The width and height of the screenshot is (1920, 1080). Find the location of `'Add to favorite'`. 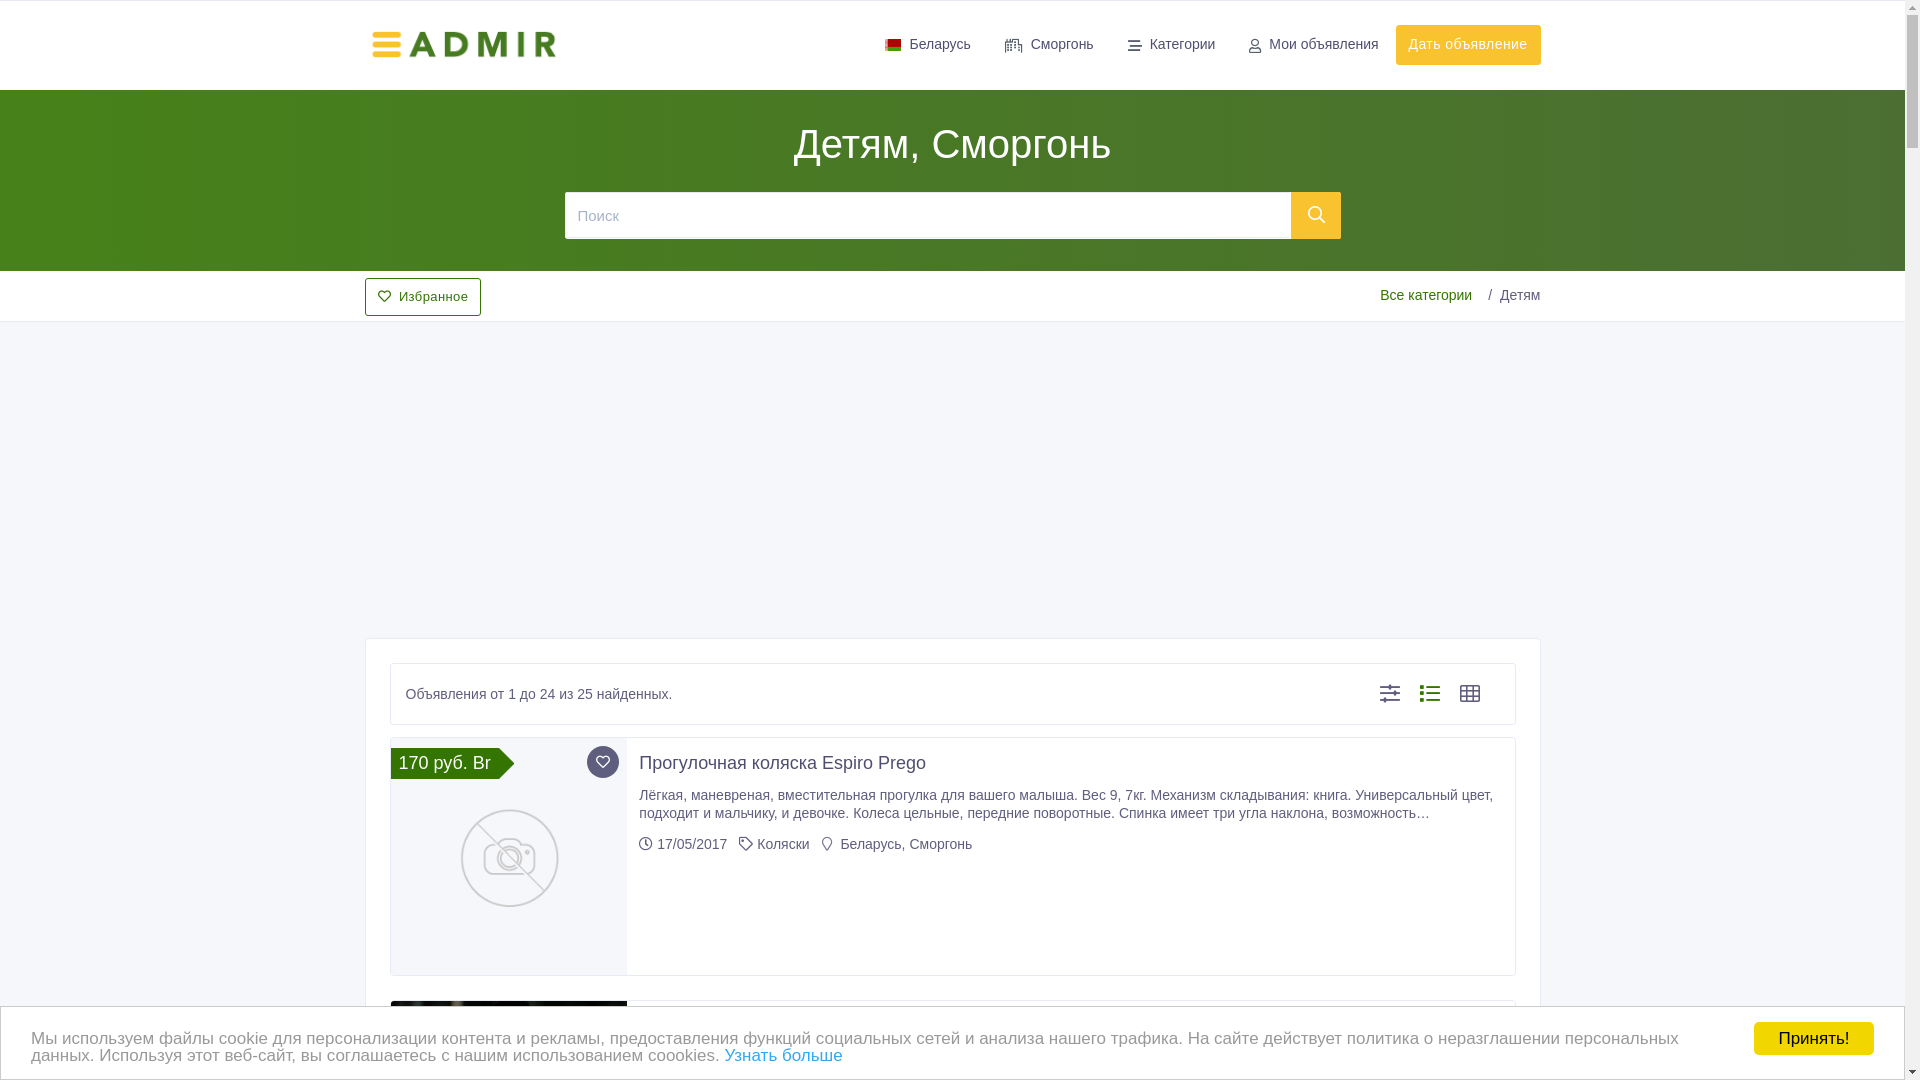

'Add to favorite' is located at coordinates (602, 762).